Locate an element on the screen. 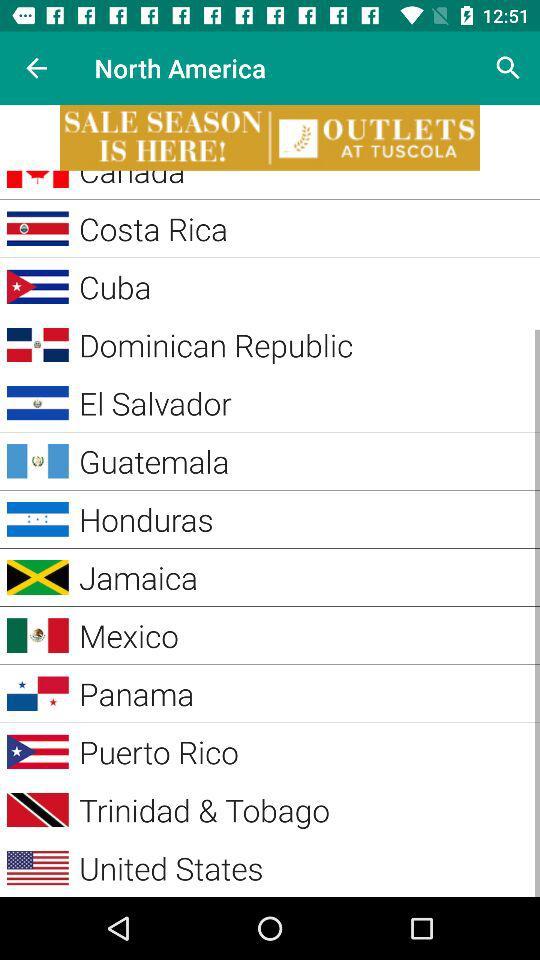 This screenshot has width=540, height=960. title image page is located at coordinates (270, 136).